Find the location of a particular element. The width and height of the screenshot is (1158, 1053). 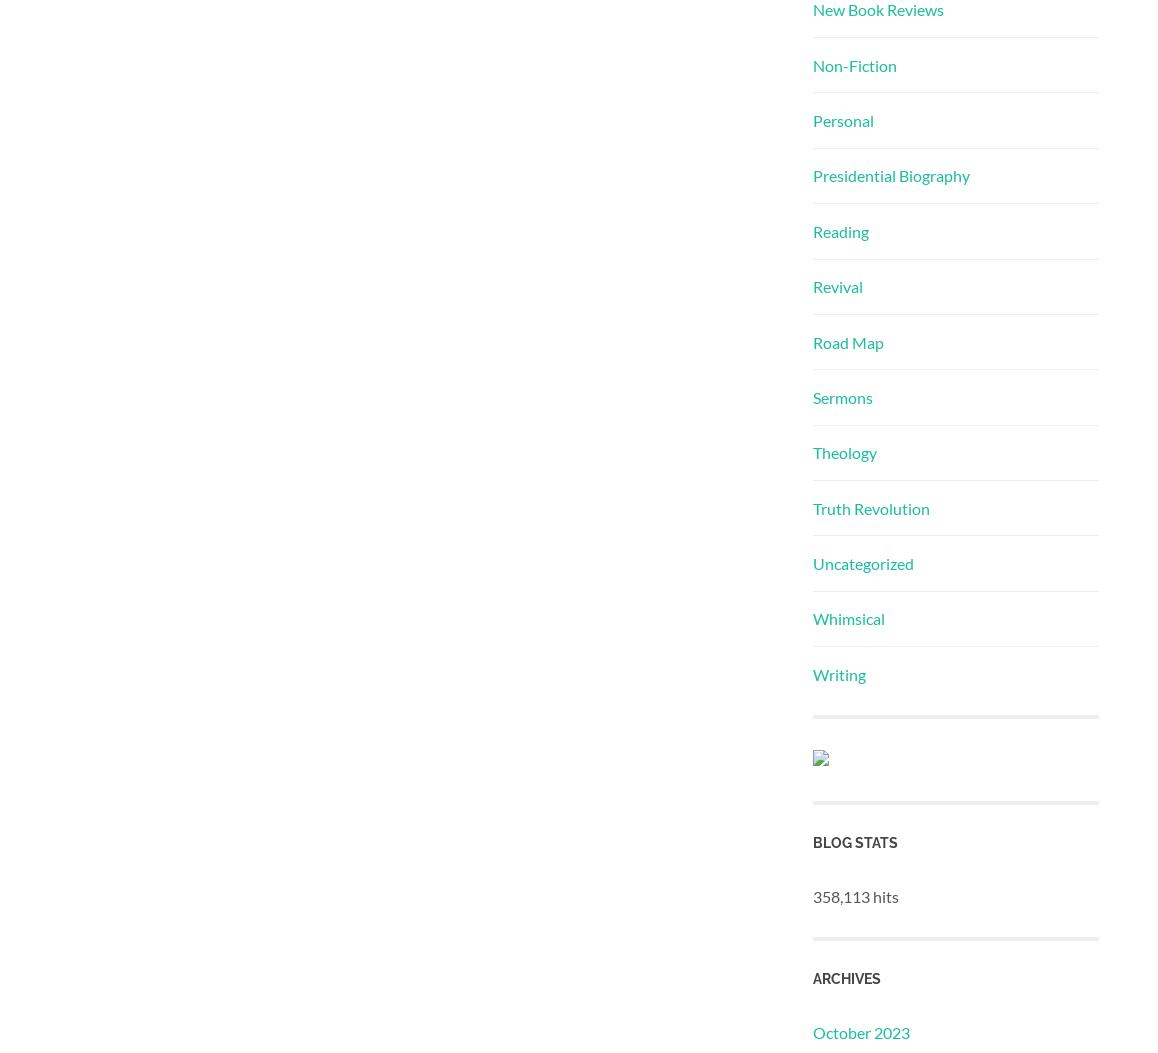

'Reading' is located at coordinates (840, 230).